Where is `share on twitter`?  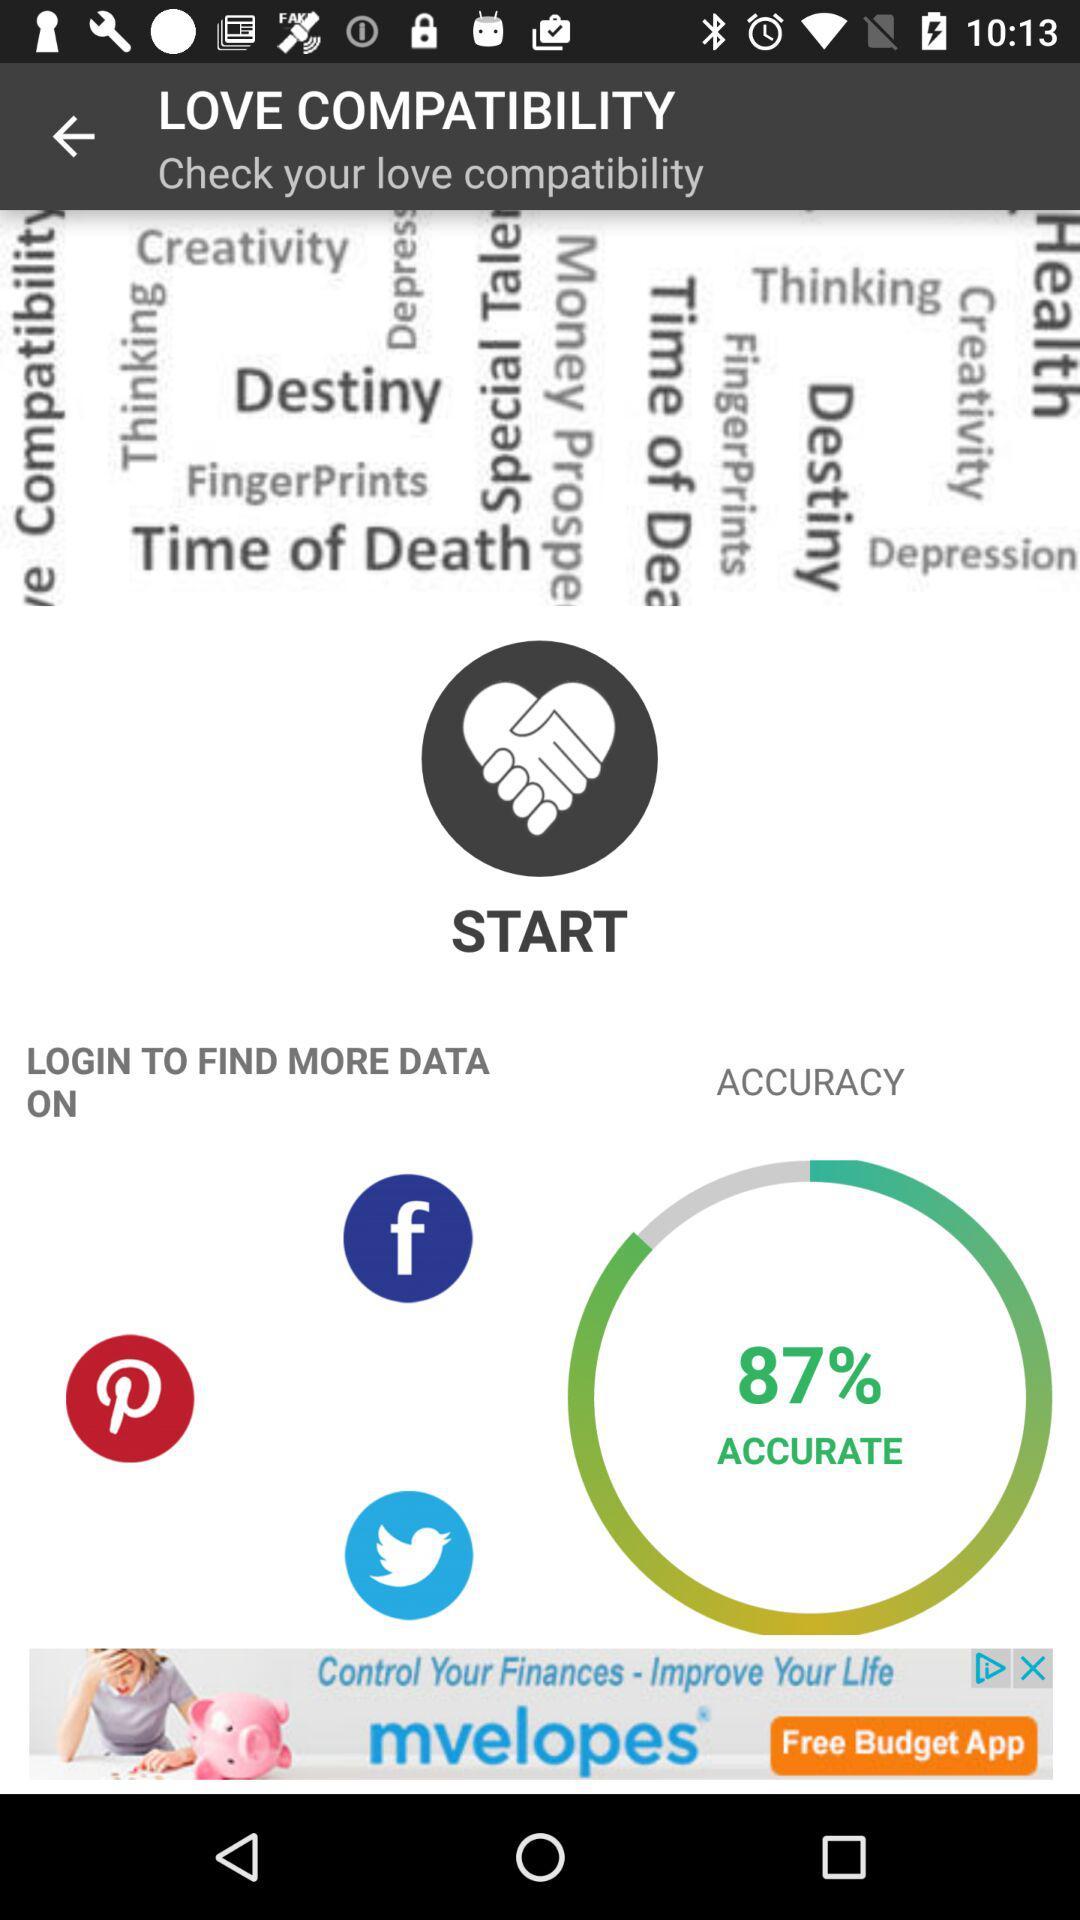 share on twitter is located at coordinates (407, 1555).